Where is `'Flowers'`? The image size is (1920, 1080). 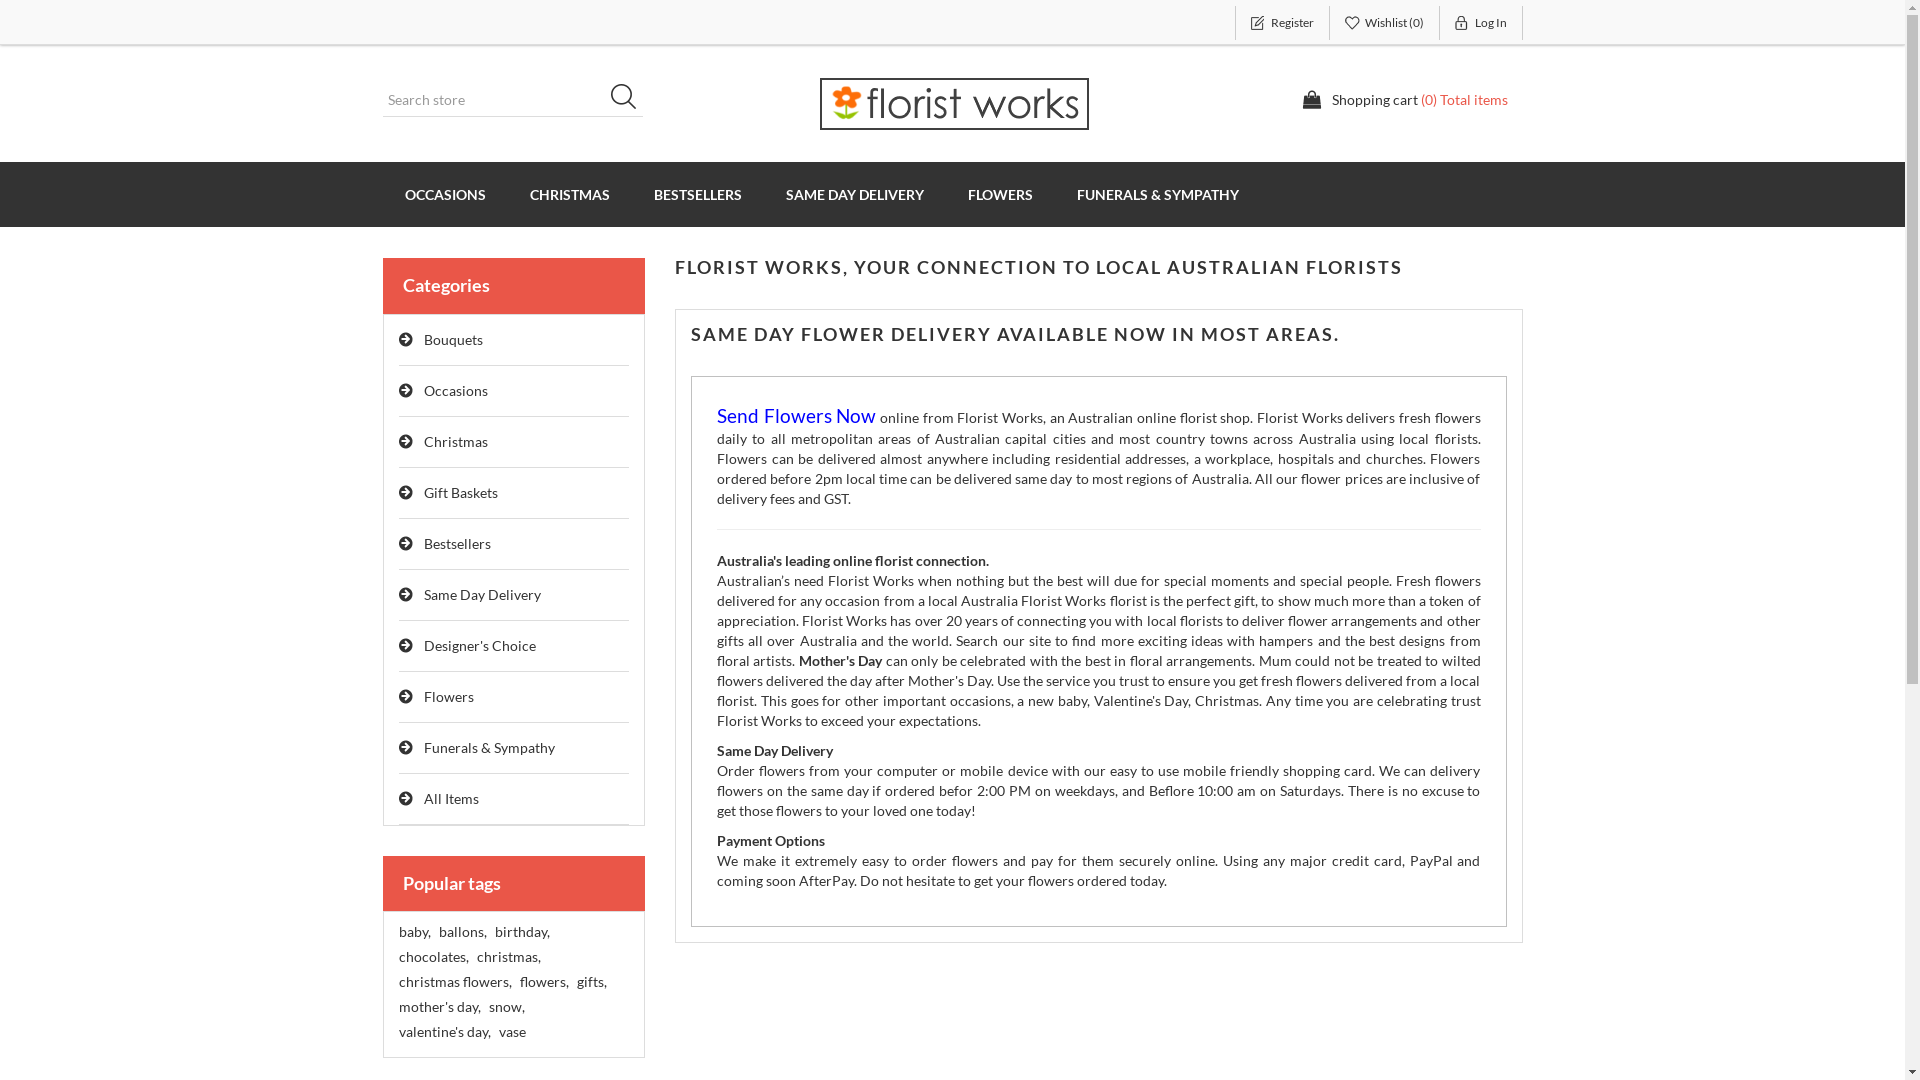
'Flowers' is located at coordinates (513, 696).